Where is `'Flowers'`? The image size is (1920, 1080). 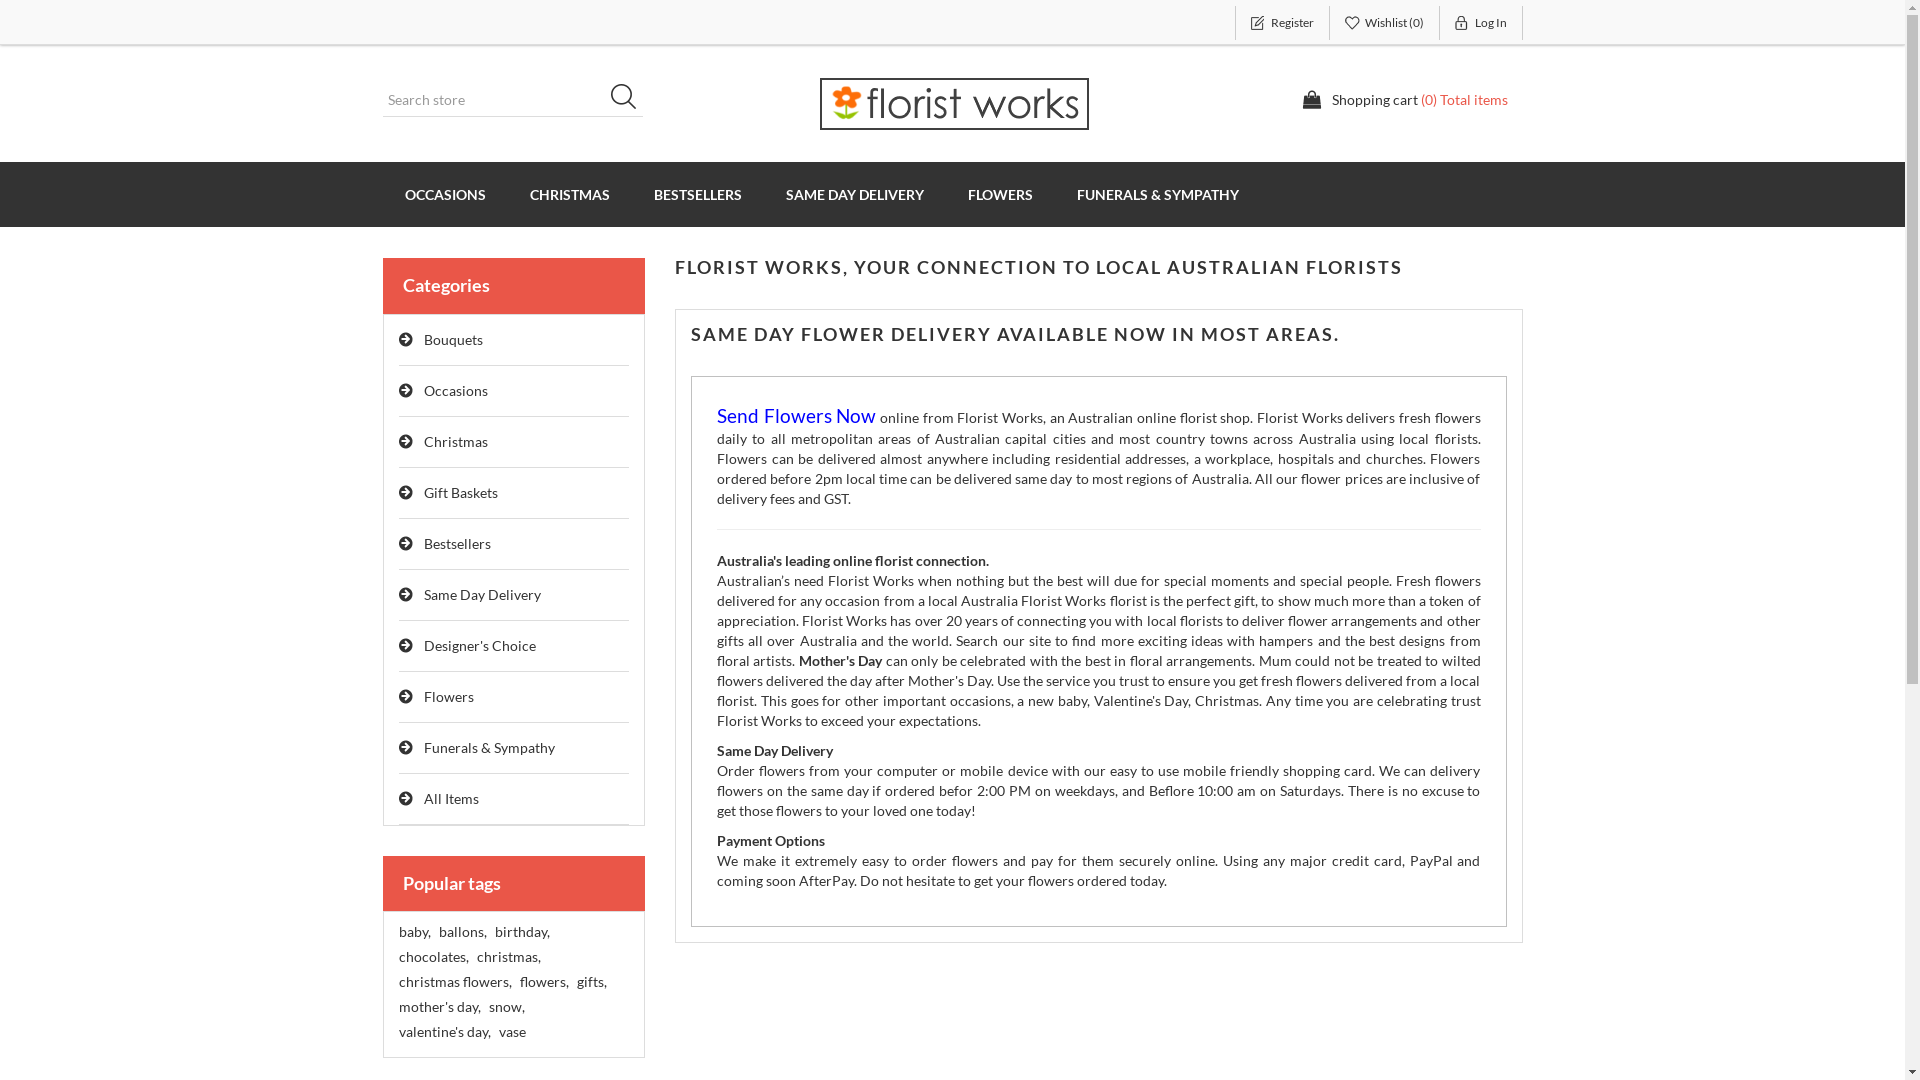
'Flowers' is located at coordinates (513, 696).